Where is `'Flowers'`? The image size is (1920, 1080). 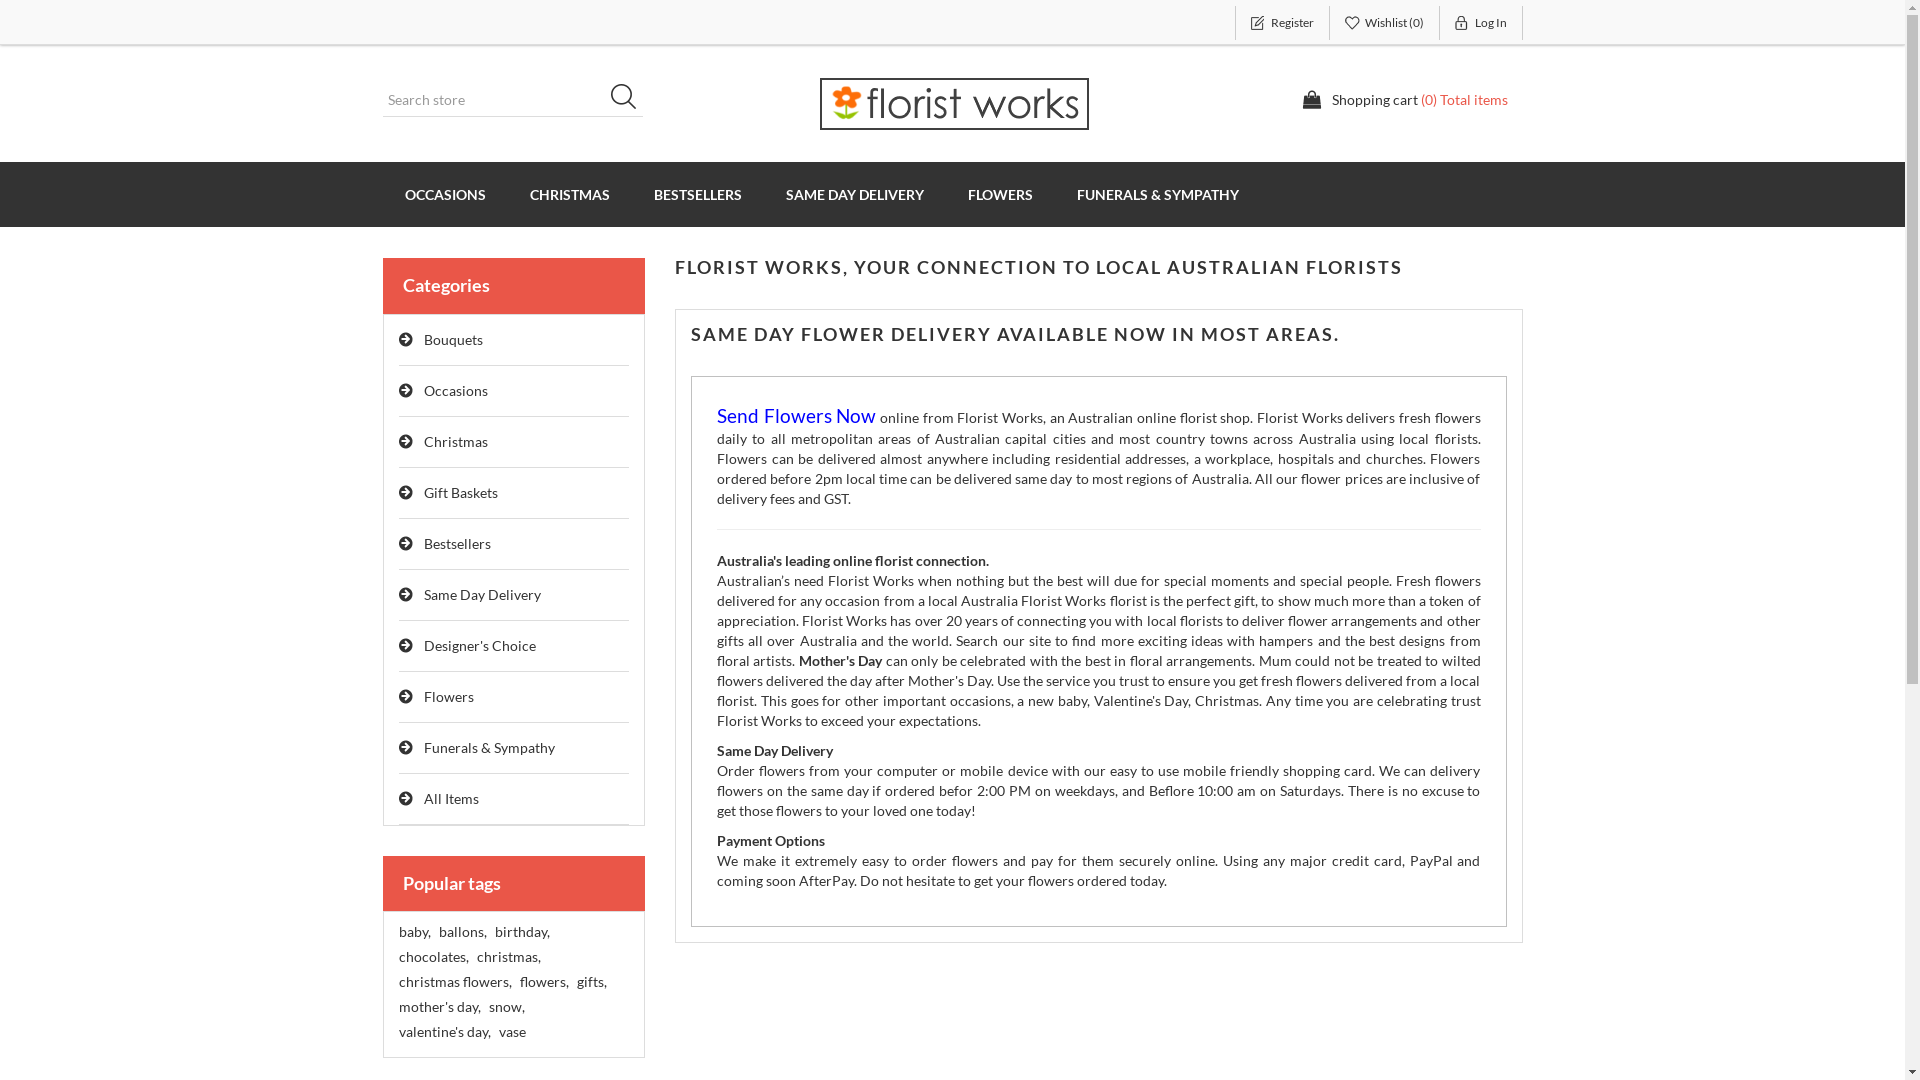
'Flowers' is located at coordinates (513, 696).